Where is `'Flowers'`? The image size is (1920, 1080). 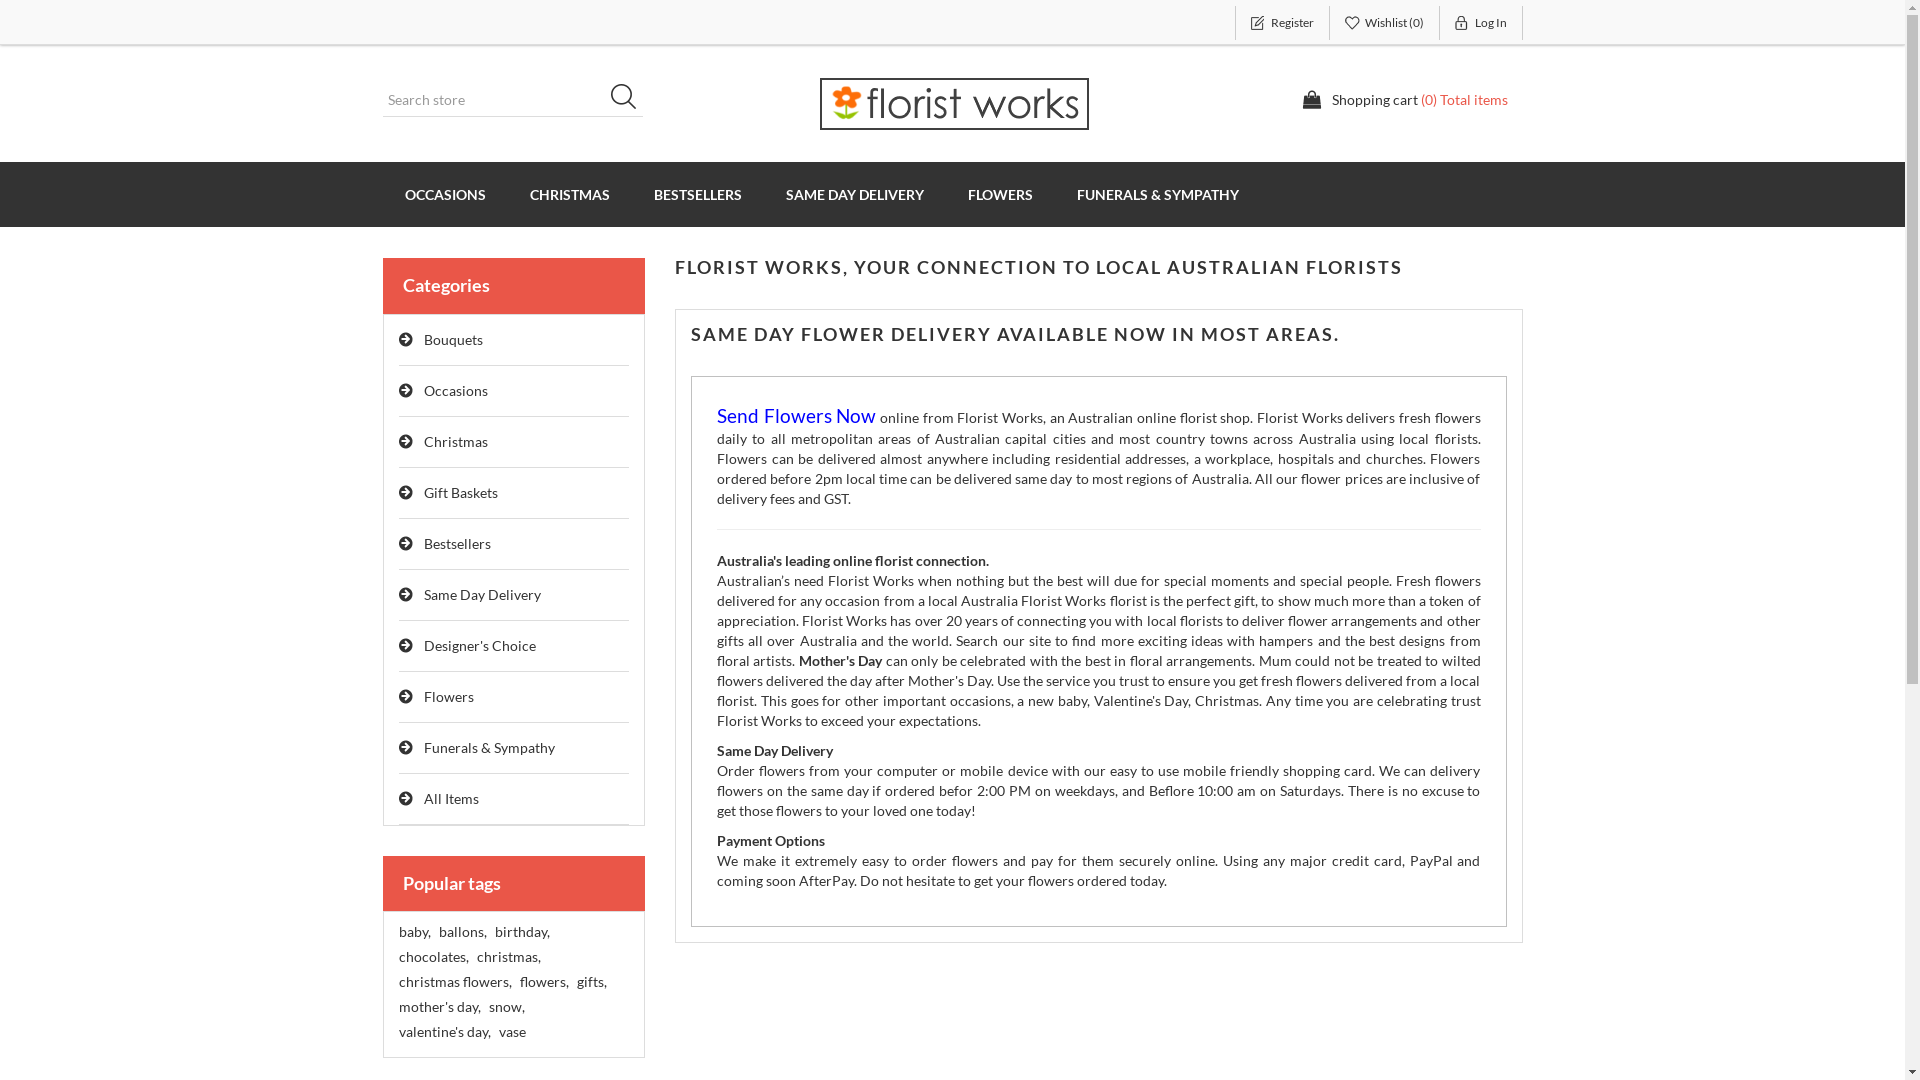
'Flowers' is located at coordinates (513, 696).